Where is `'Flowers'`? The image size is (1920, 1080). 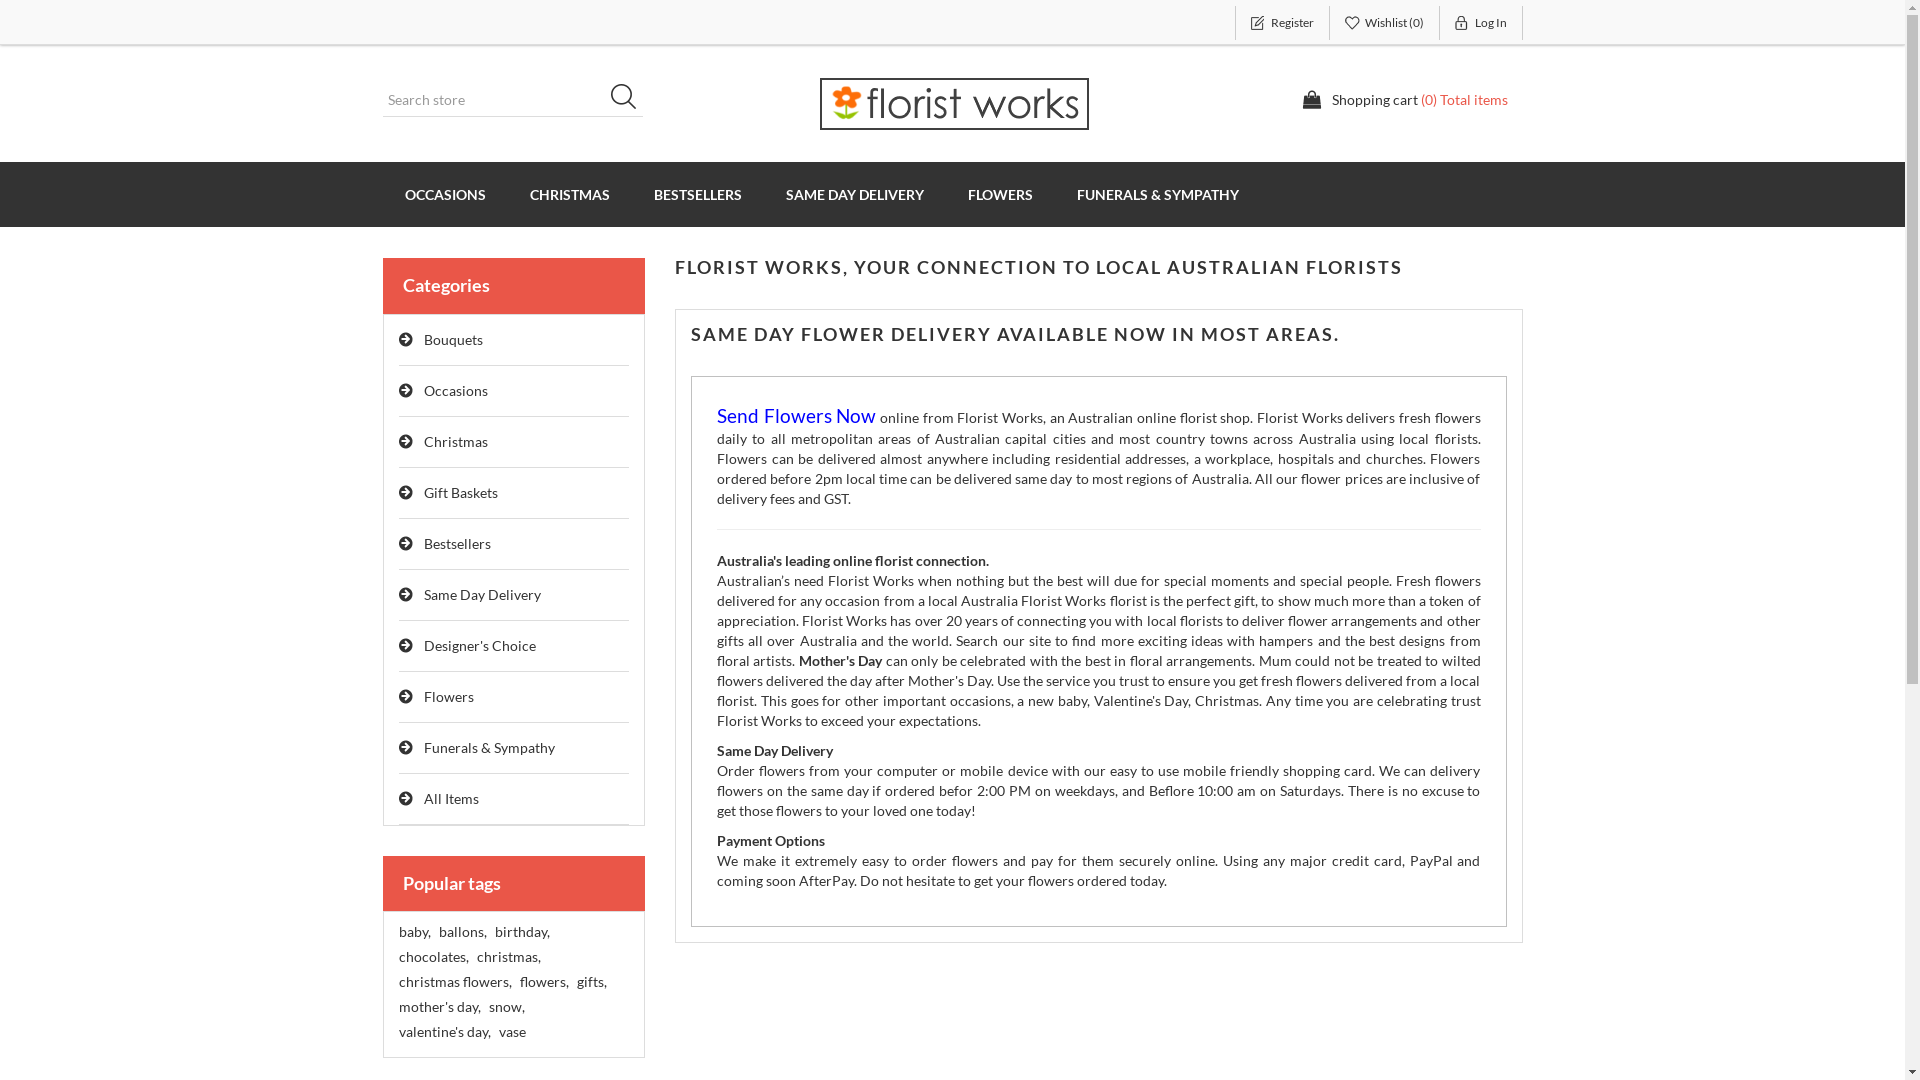
'Flowers' is located at coordinates (513, 696).